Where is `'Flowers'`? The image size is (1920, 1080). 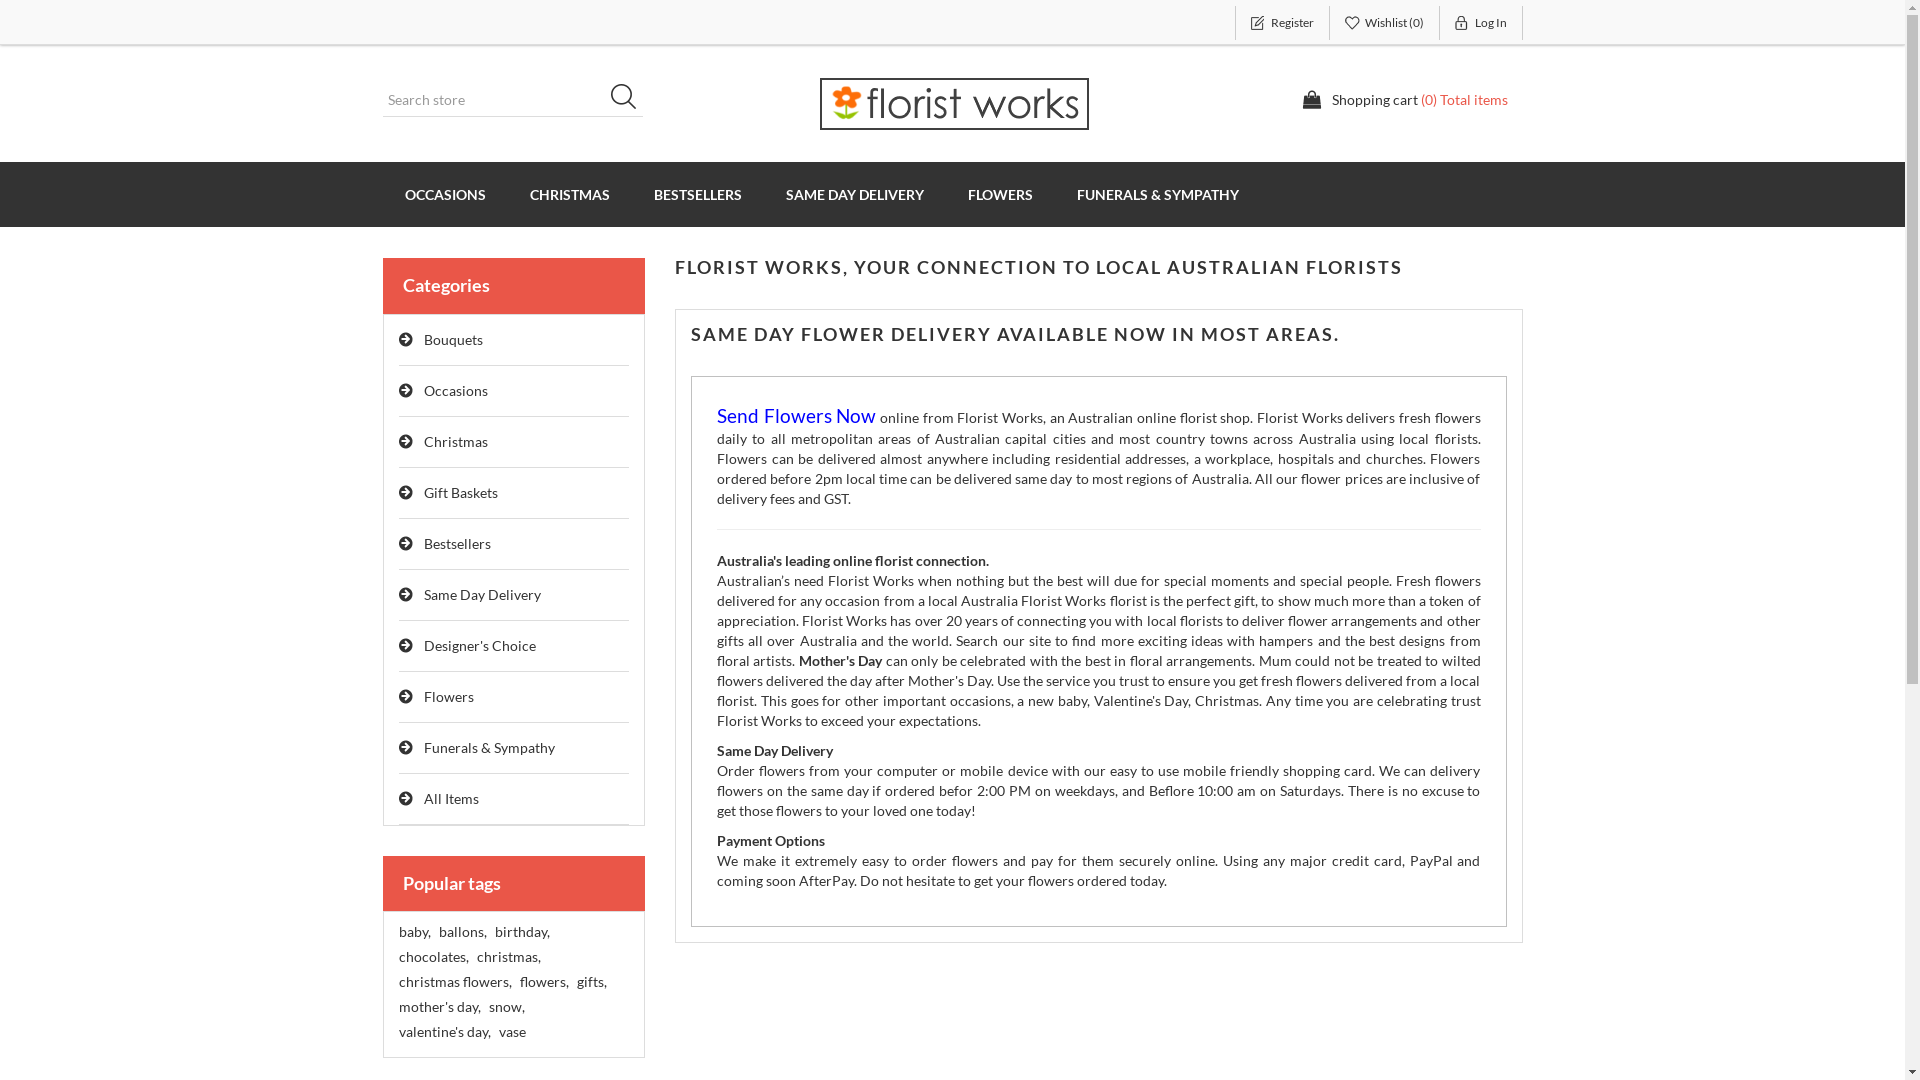
'Flowers' is located at coordinates (513, 696).